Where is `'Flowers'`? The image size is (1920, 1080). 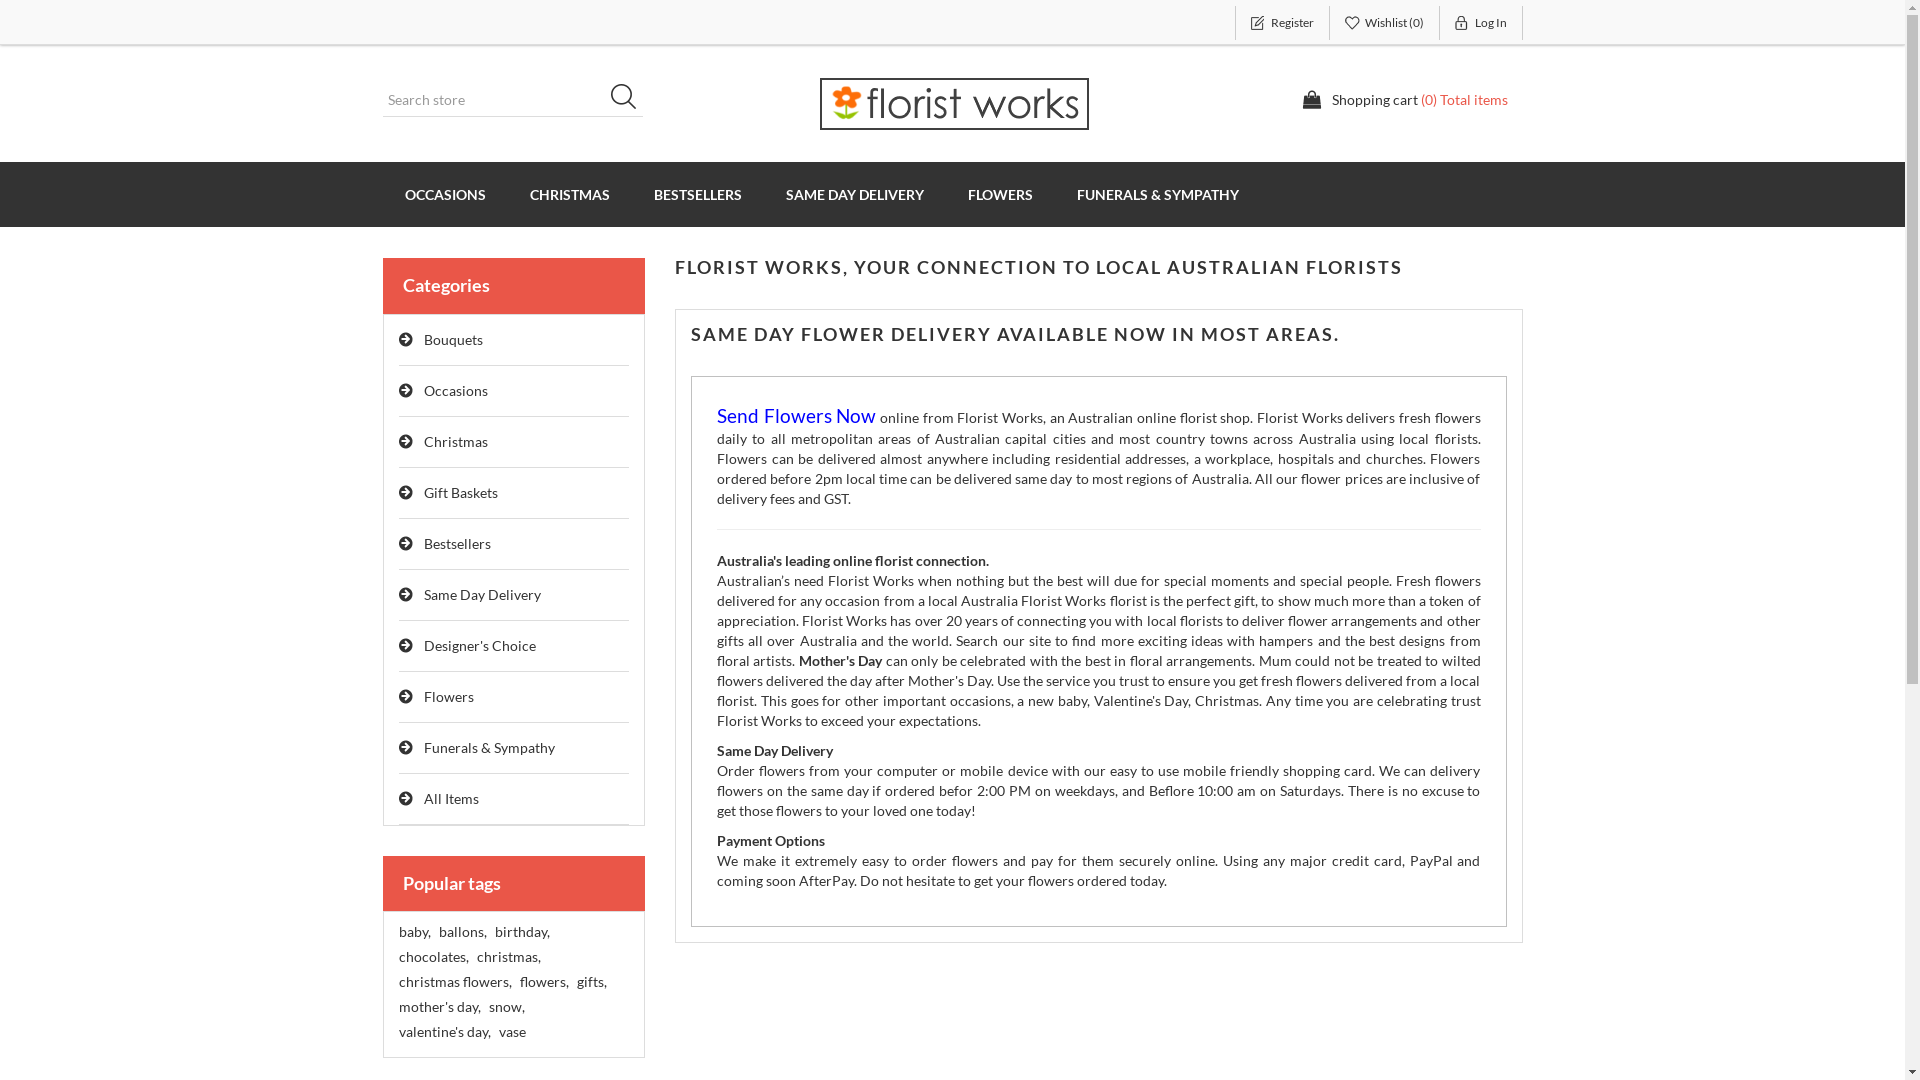
'Flowers' is located at coordinates (513, 696).